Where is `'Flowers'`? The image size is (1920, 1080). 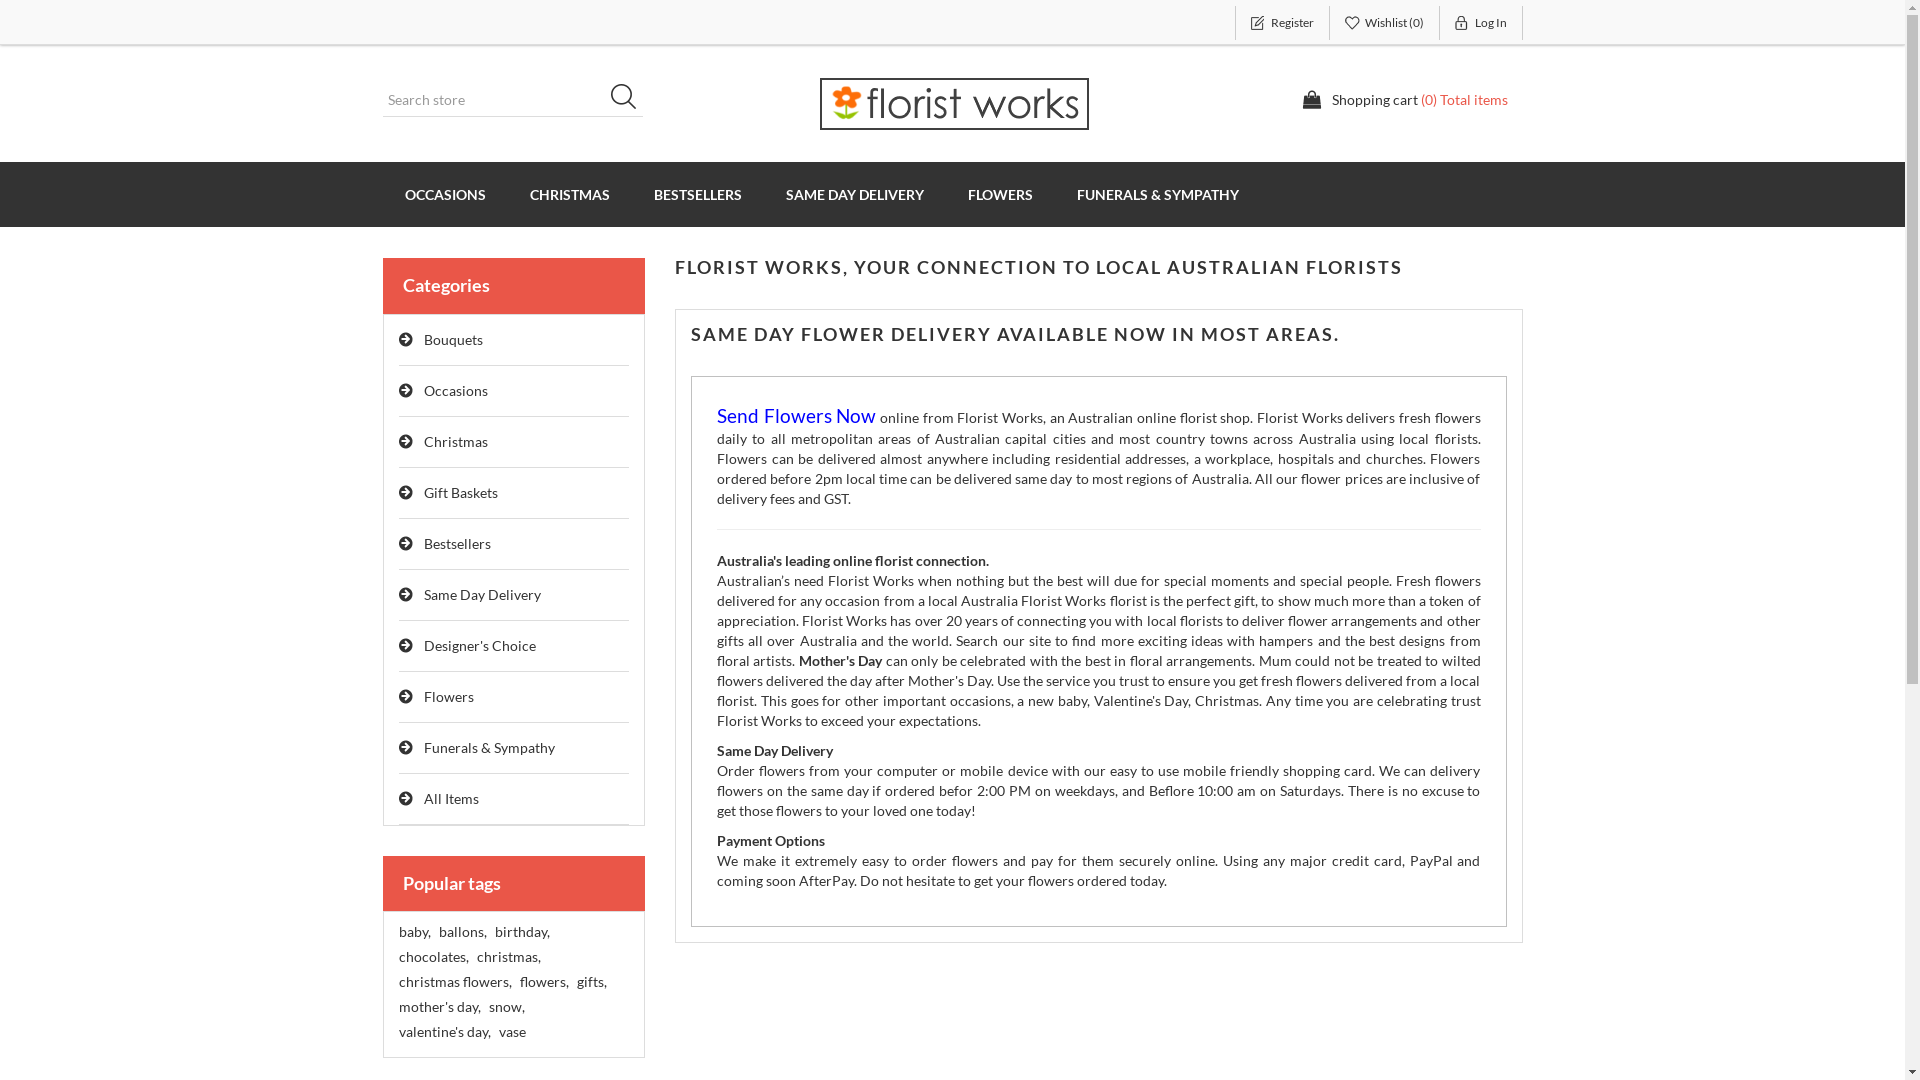
'Flowers' is located at coordinates (513, 696).